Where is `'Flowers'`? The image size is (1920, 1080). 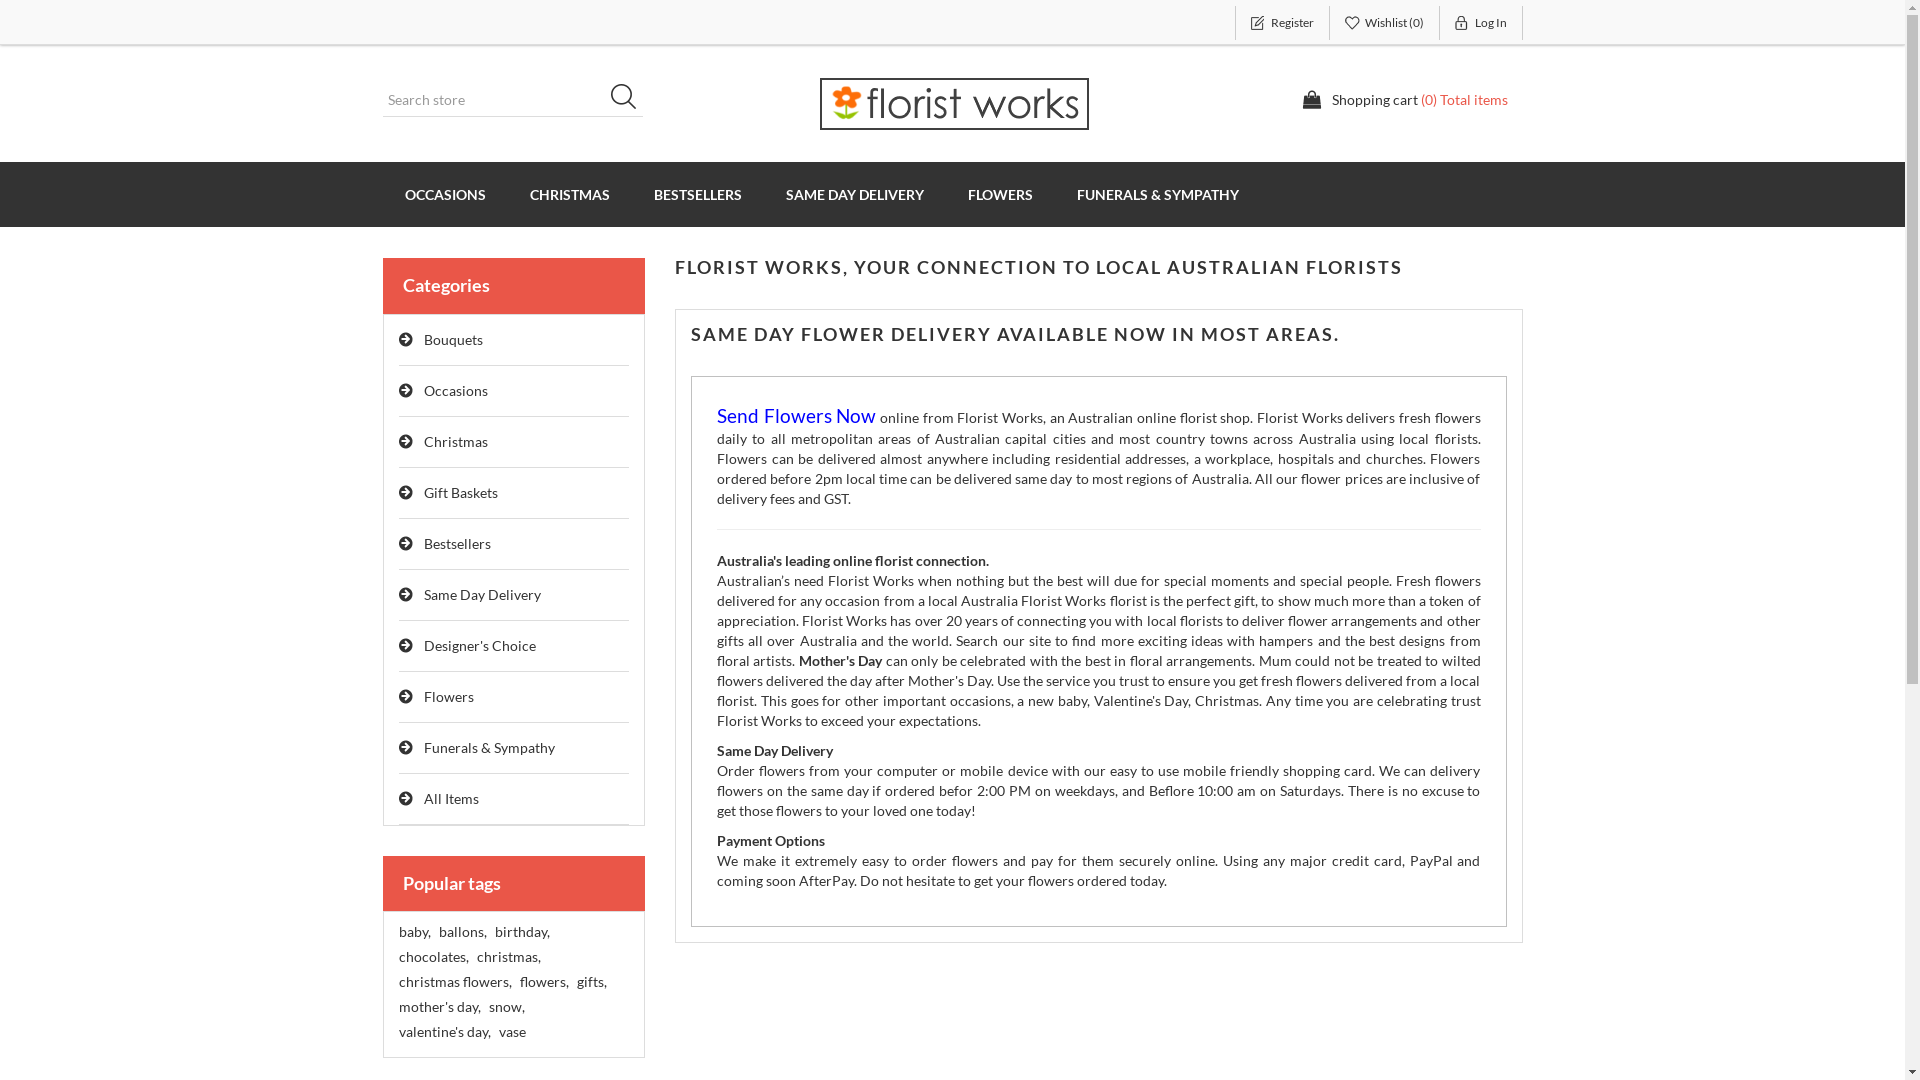
'Flowers' is located at coordinates (513, 696).